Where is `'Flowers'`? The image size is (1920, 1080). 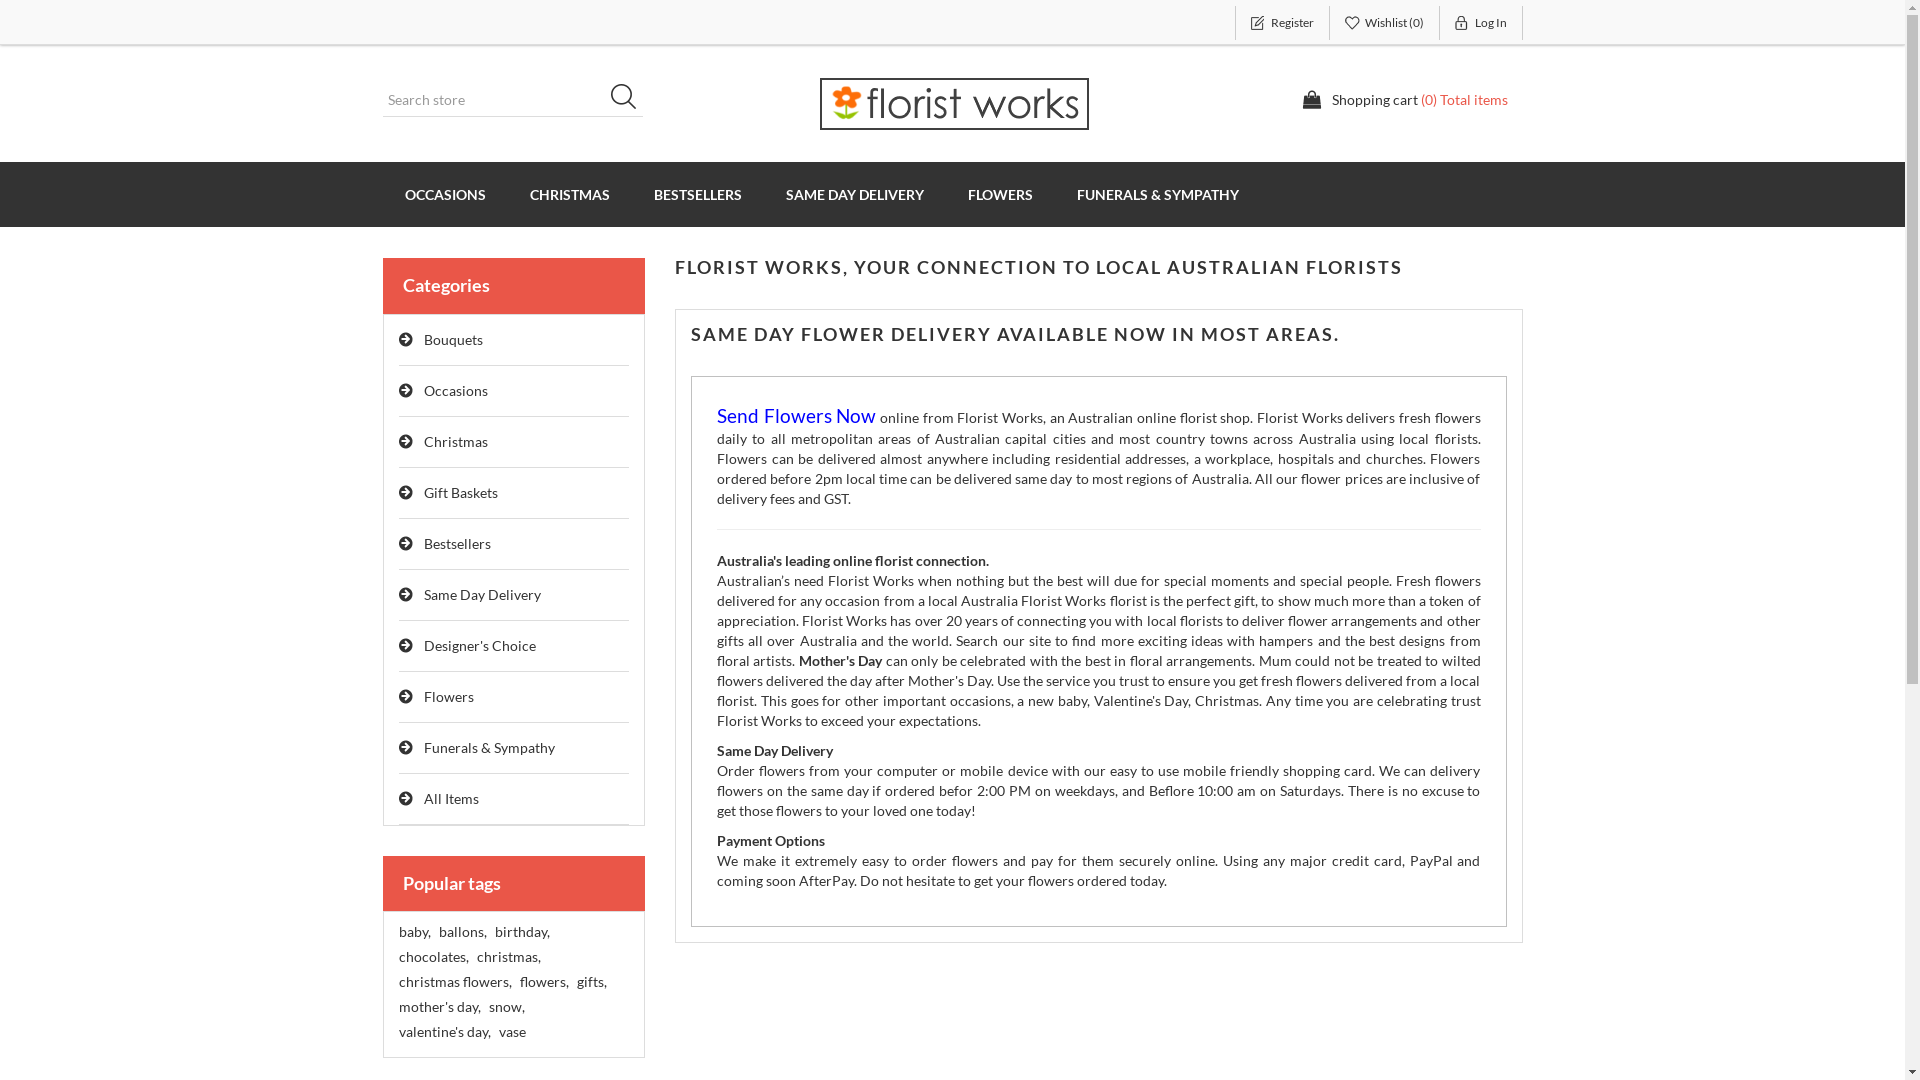
'Flowers' is located at coordinates (513, 696).